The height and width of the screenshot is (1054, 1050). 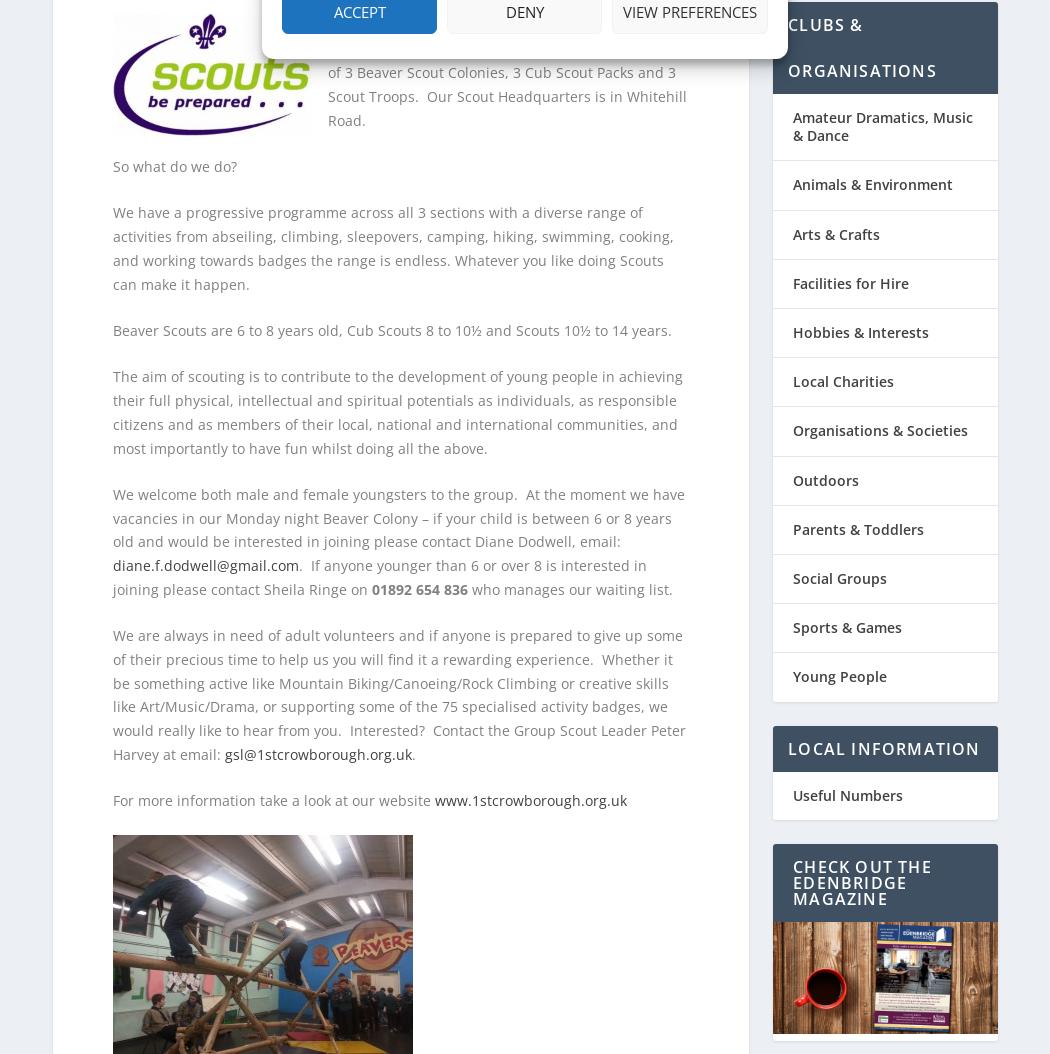 I want to click on 'Organisations & Societies', so click(x=879, y=419).